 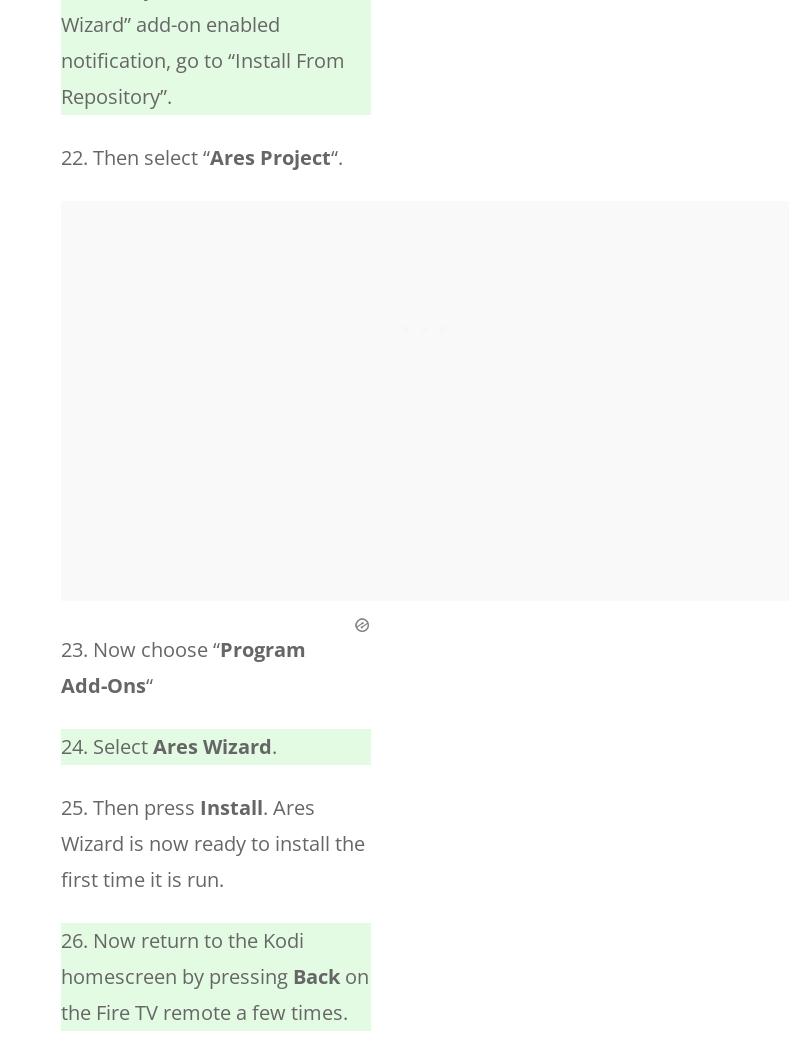 I want to click on '.', so click(x=274, y=746).